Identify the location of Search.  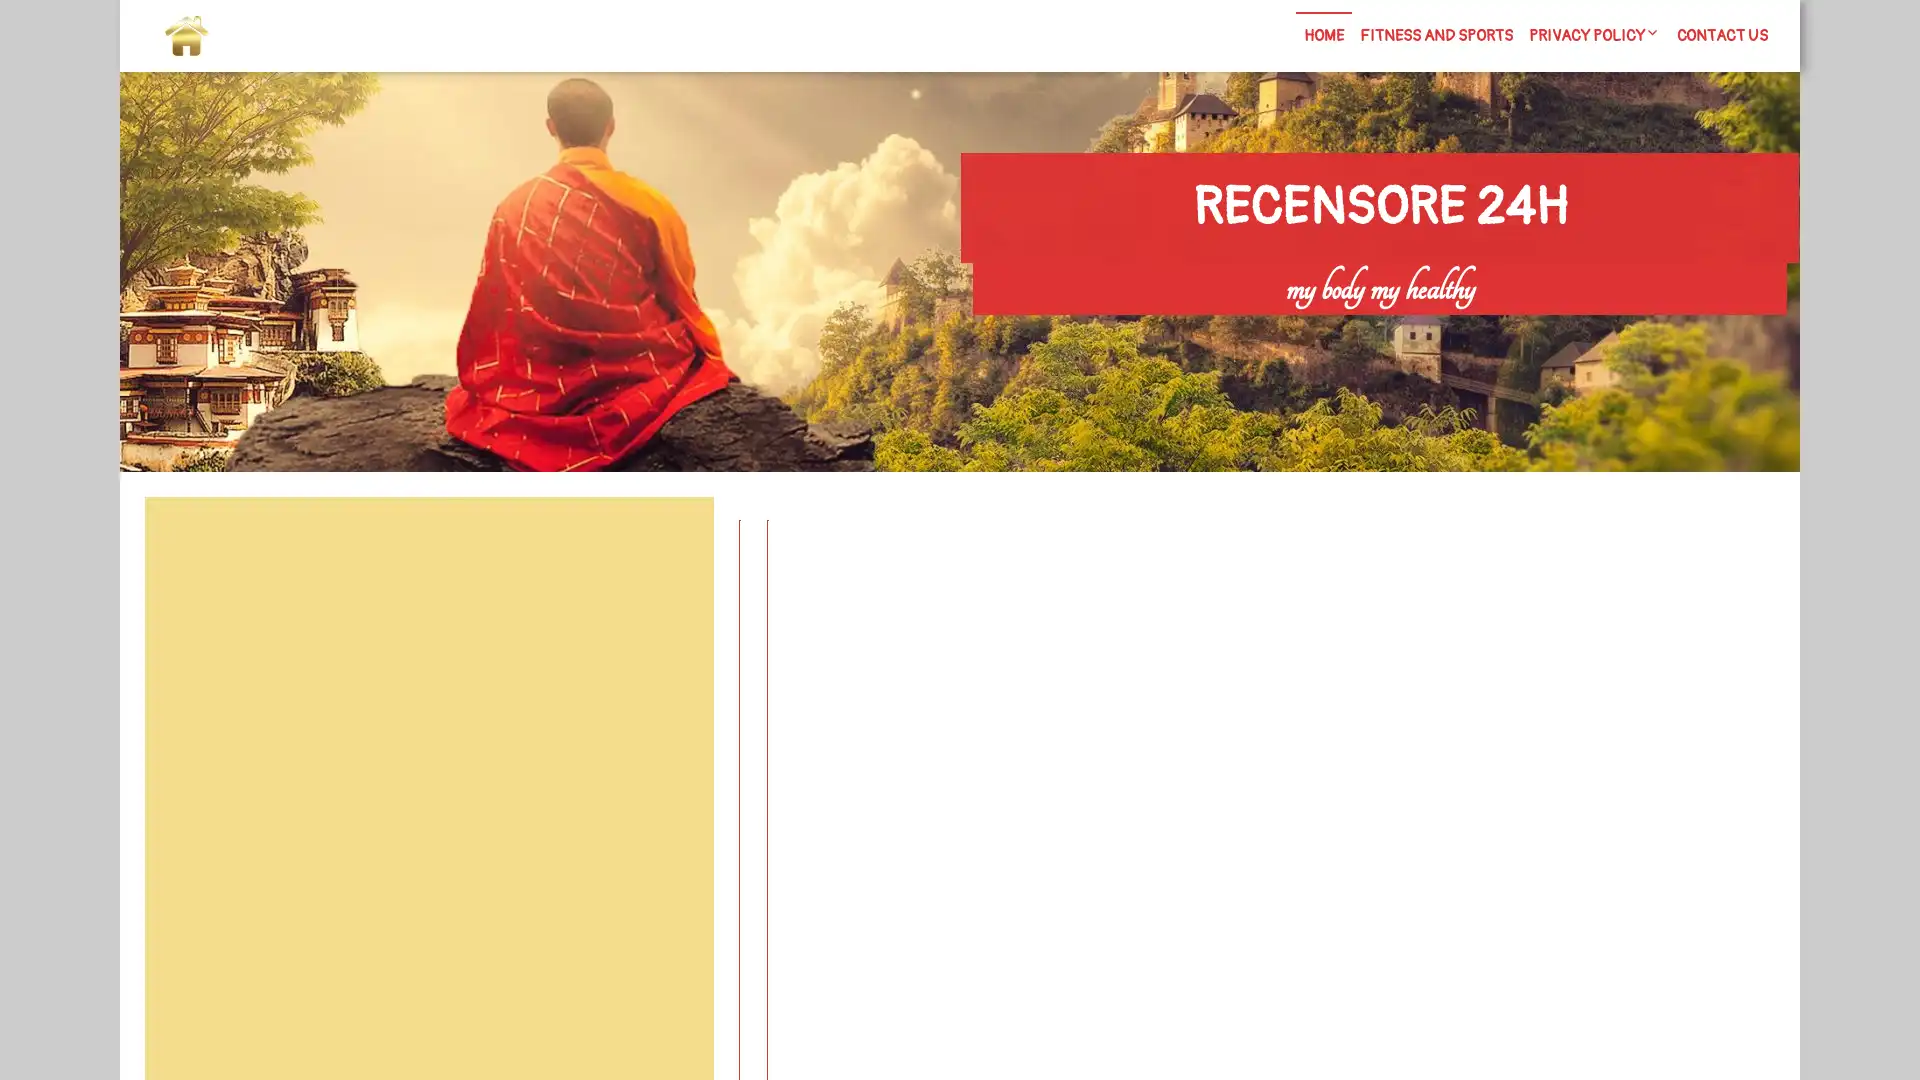
(1557, 327).